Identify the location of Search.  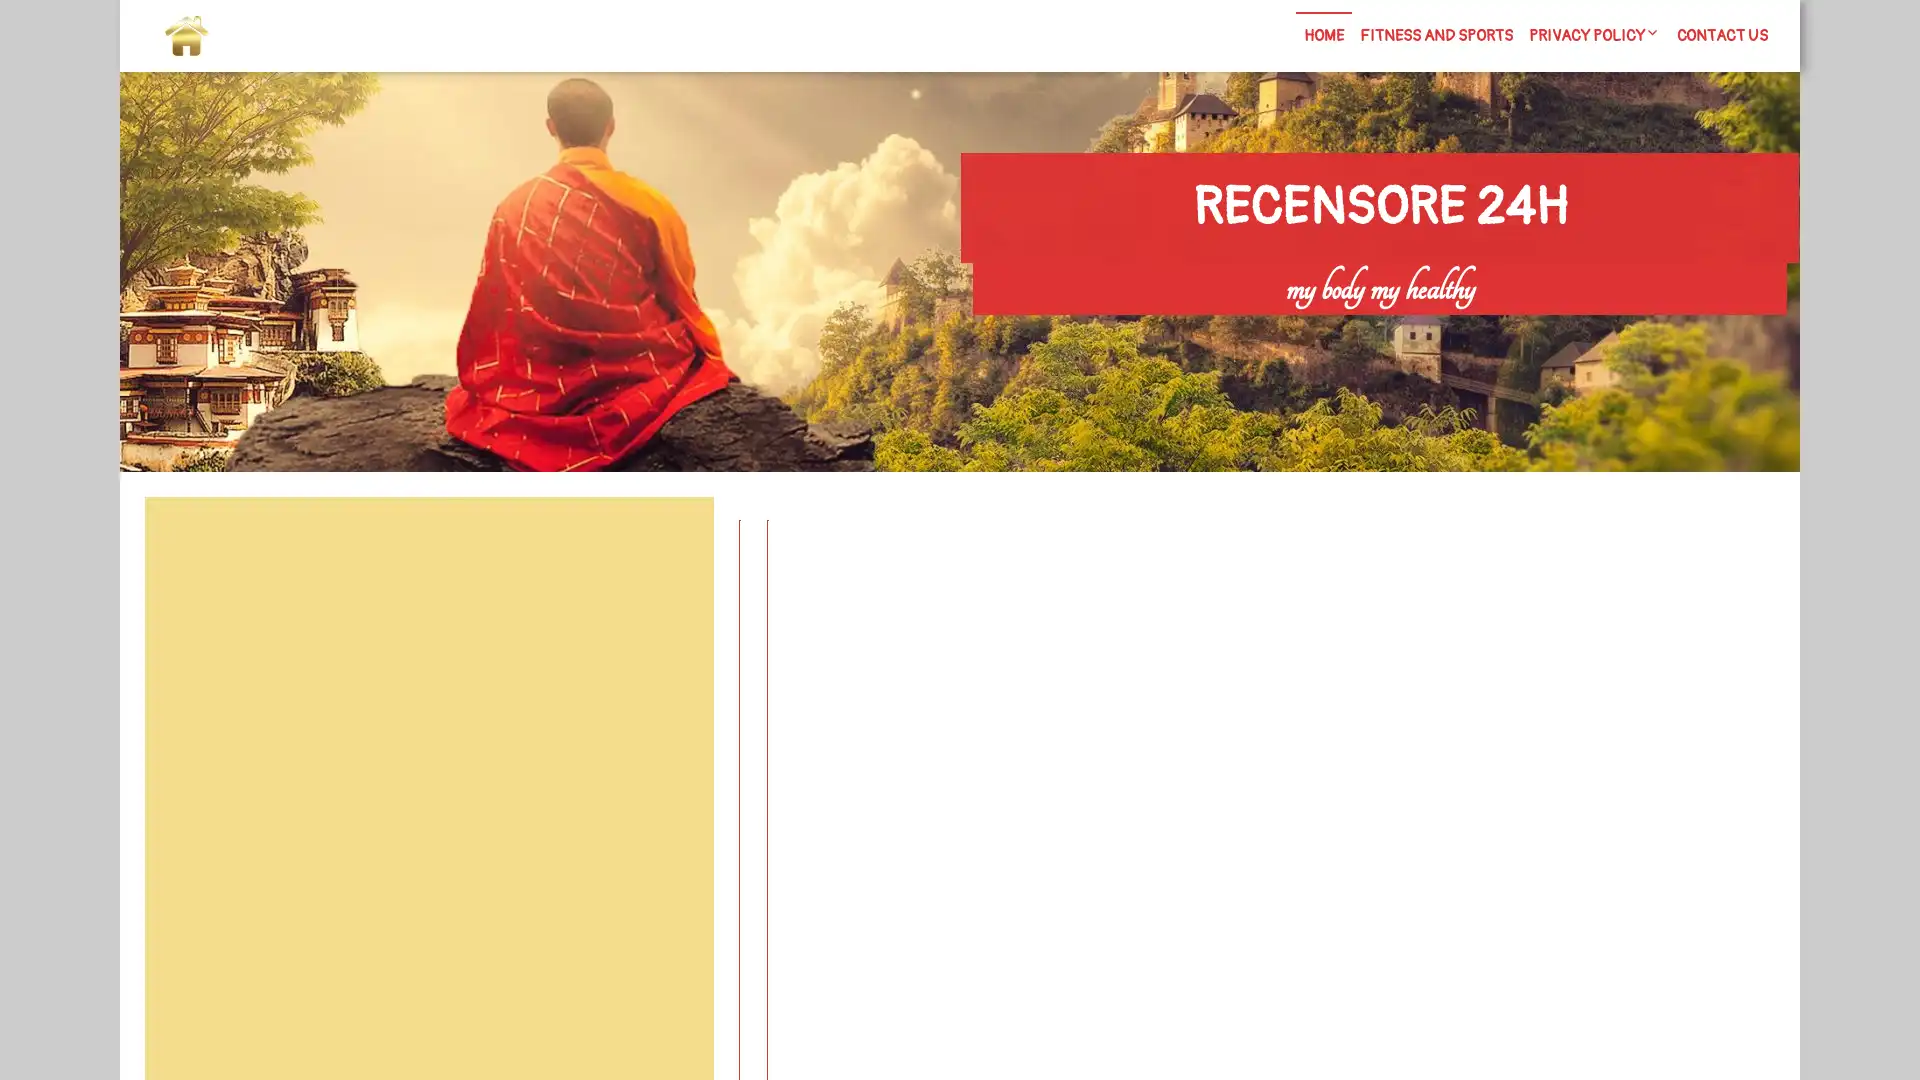
(1557, 327).